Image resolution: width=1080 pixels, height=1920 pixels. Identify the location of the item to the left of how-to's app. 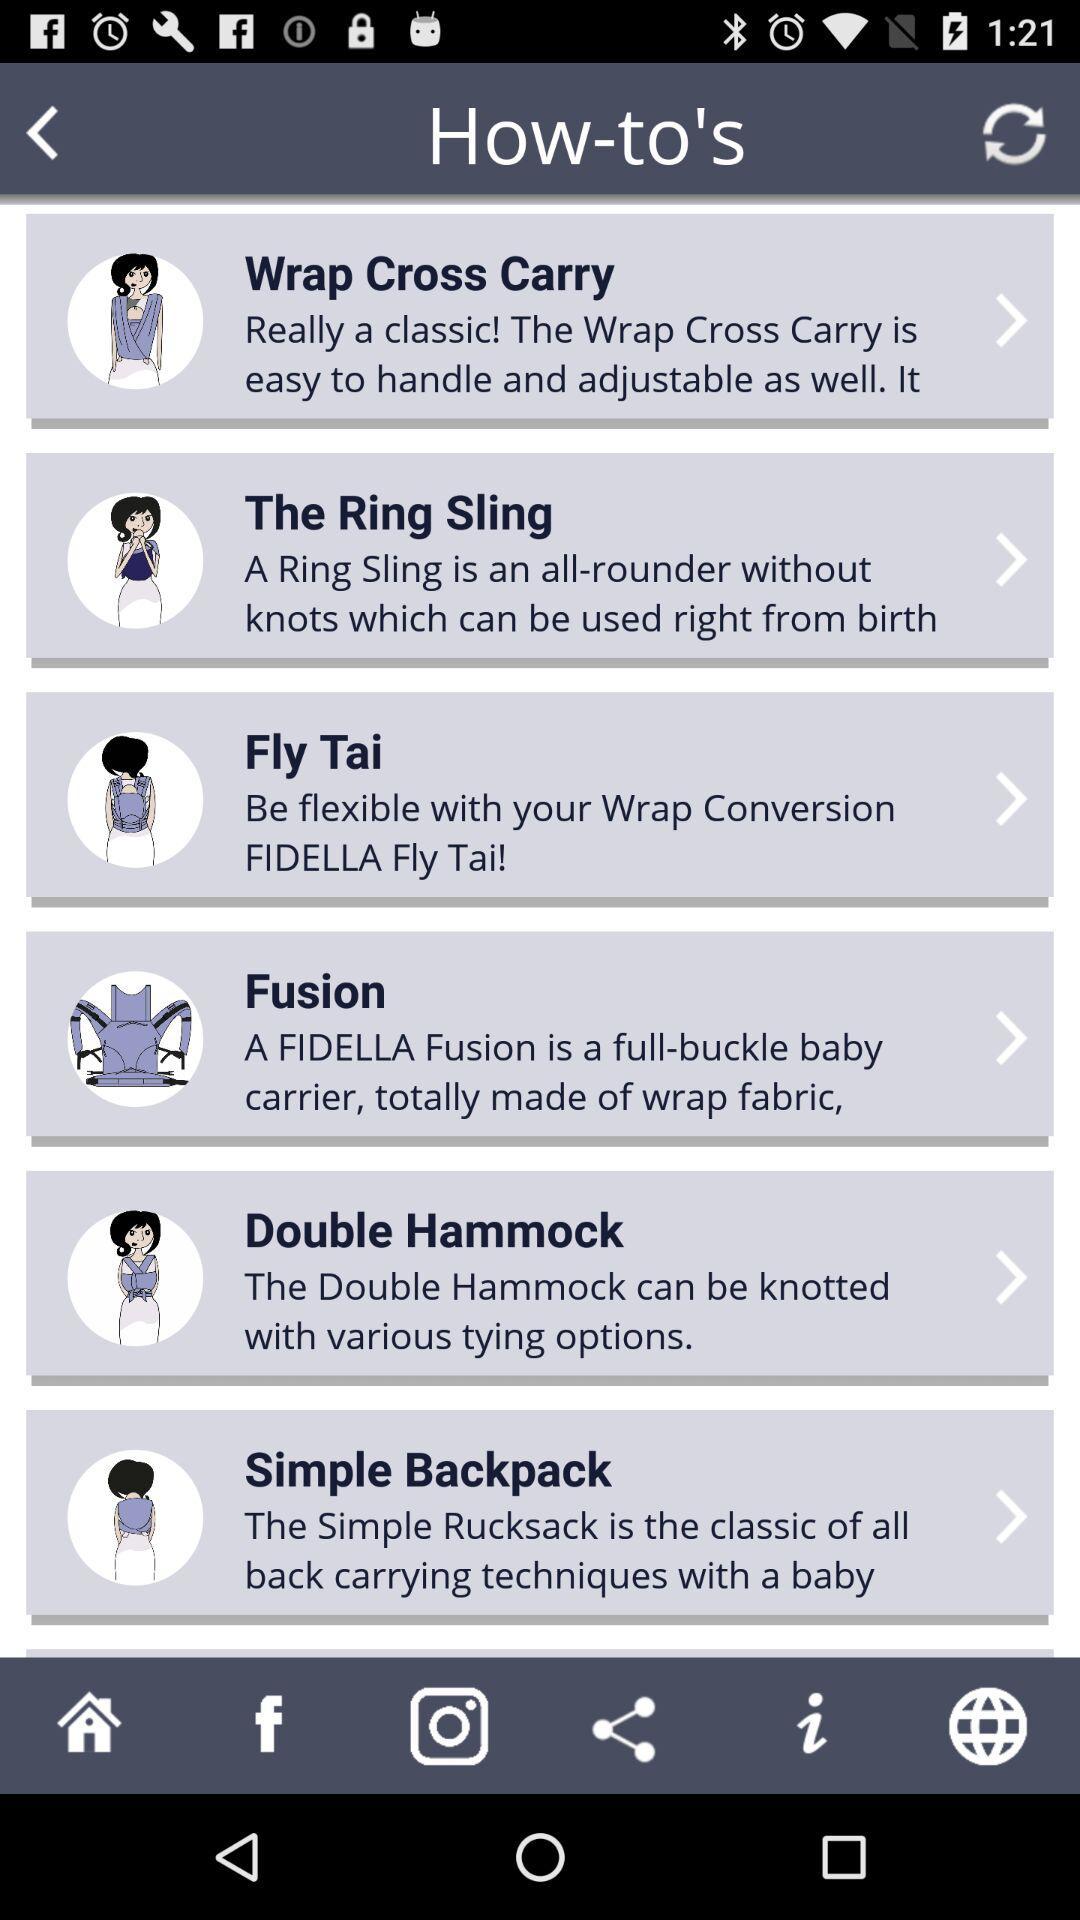
(80, 132).